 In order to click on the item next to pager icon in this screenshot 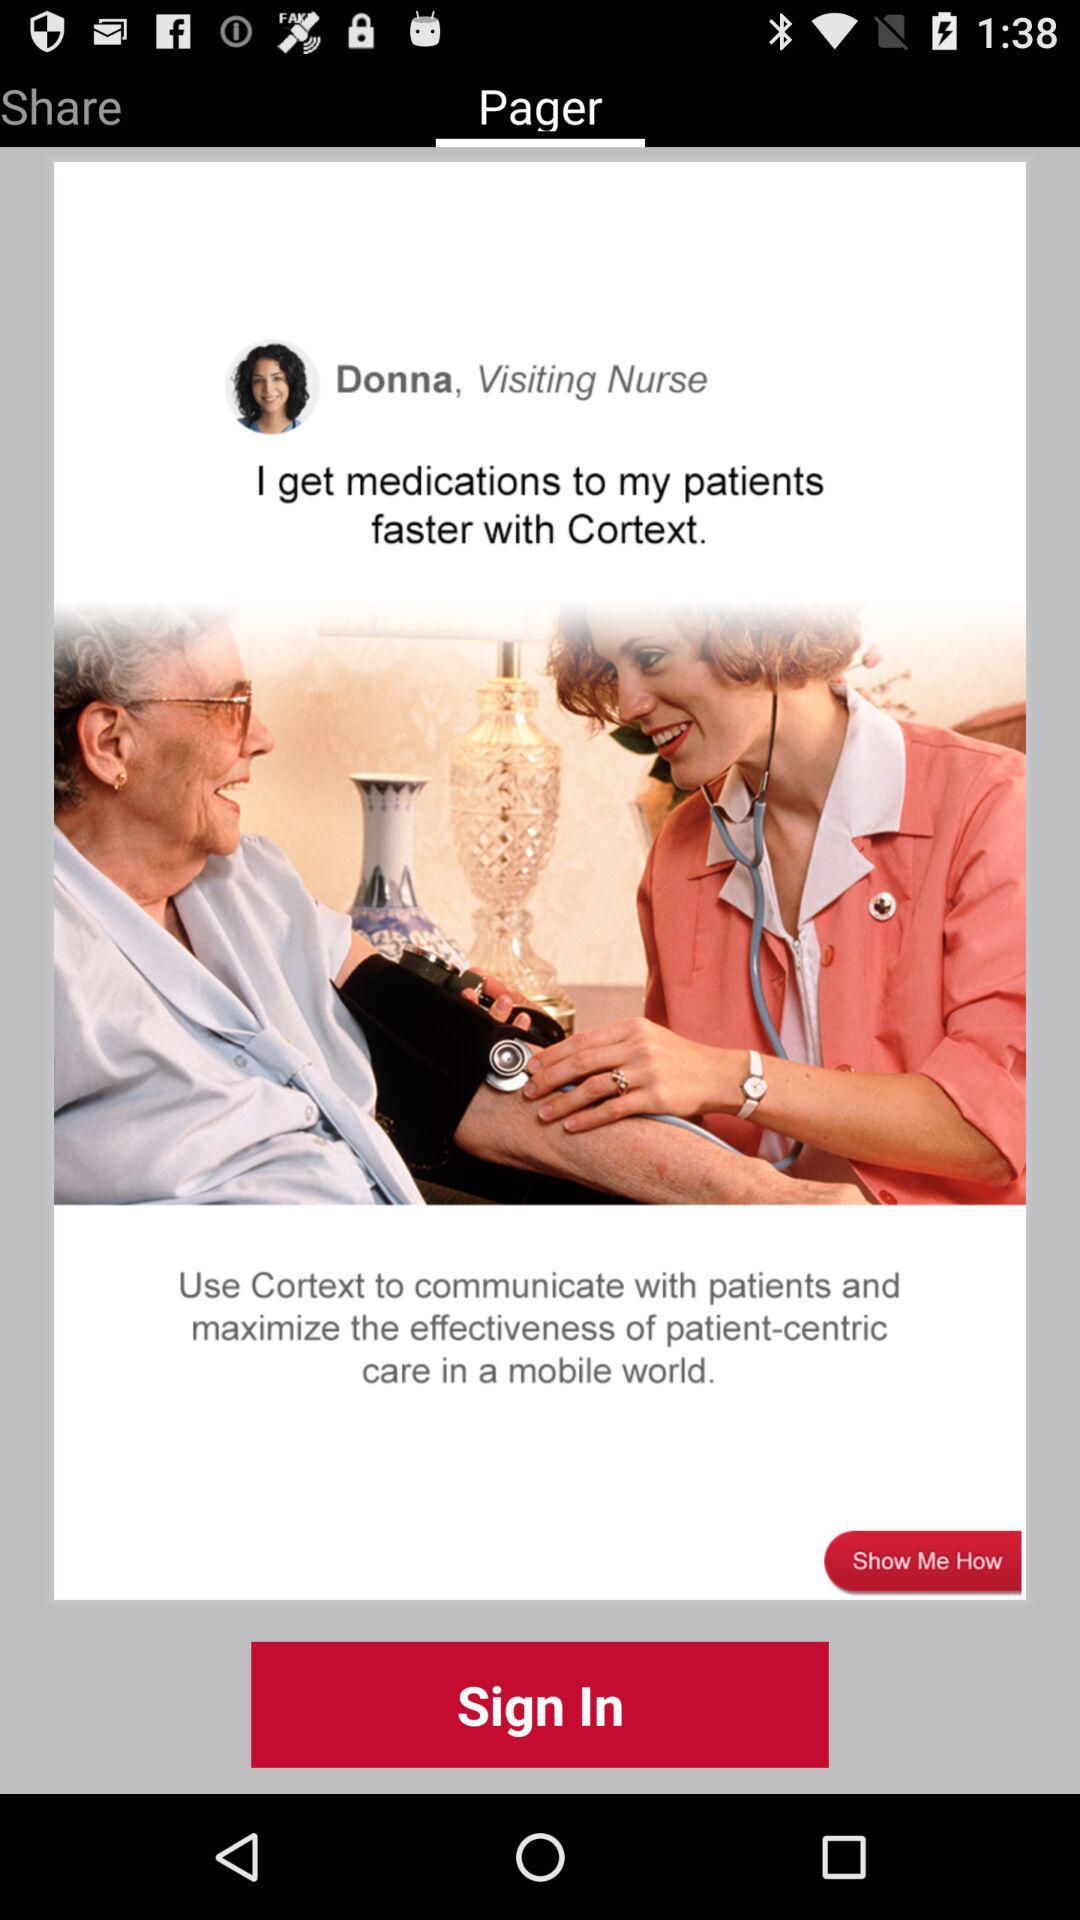, I will do `click(60, 101)`.